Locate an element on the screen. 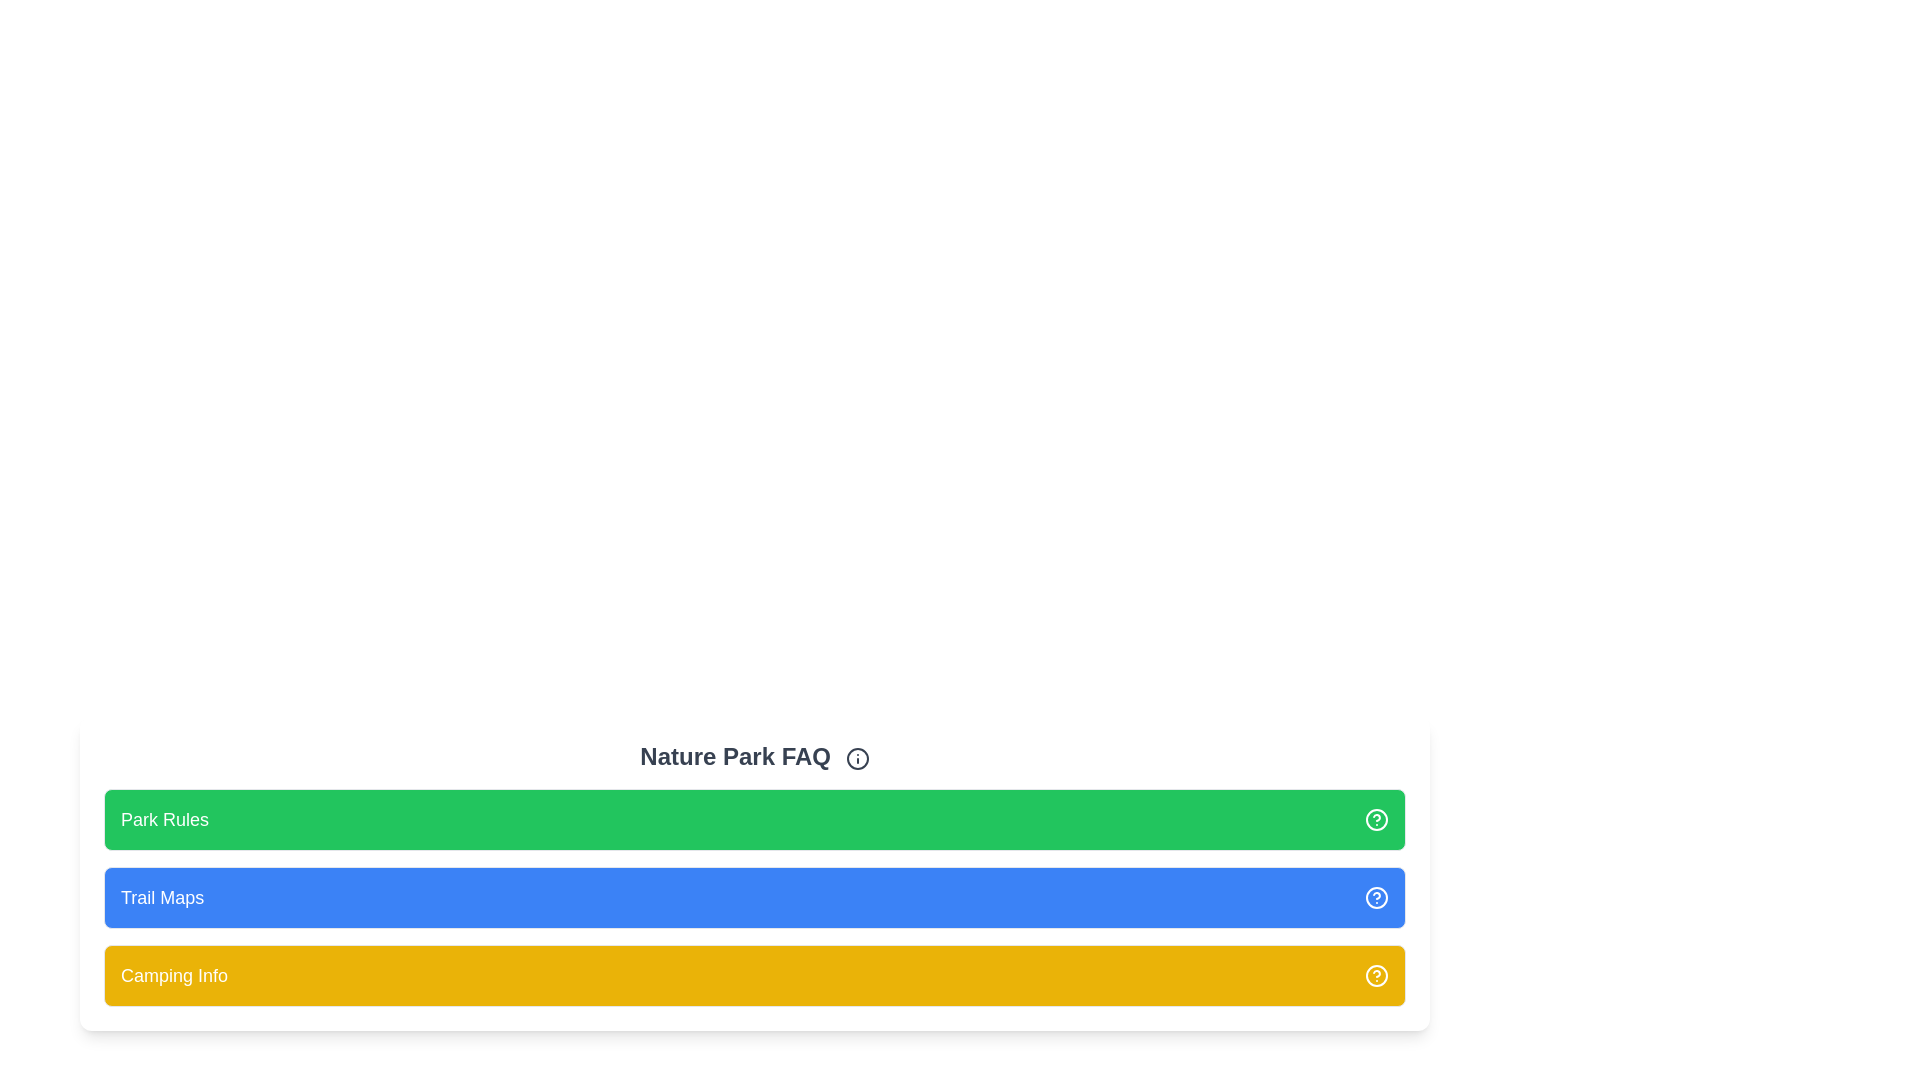 The height and width of the screenshot is (1080, 1920). the small circular information icon is located at coordinates (857, 758).